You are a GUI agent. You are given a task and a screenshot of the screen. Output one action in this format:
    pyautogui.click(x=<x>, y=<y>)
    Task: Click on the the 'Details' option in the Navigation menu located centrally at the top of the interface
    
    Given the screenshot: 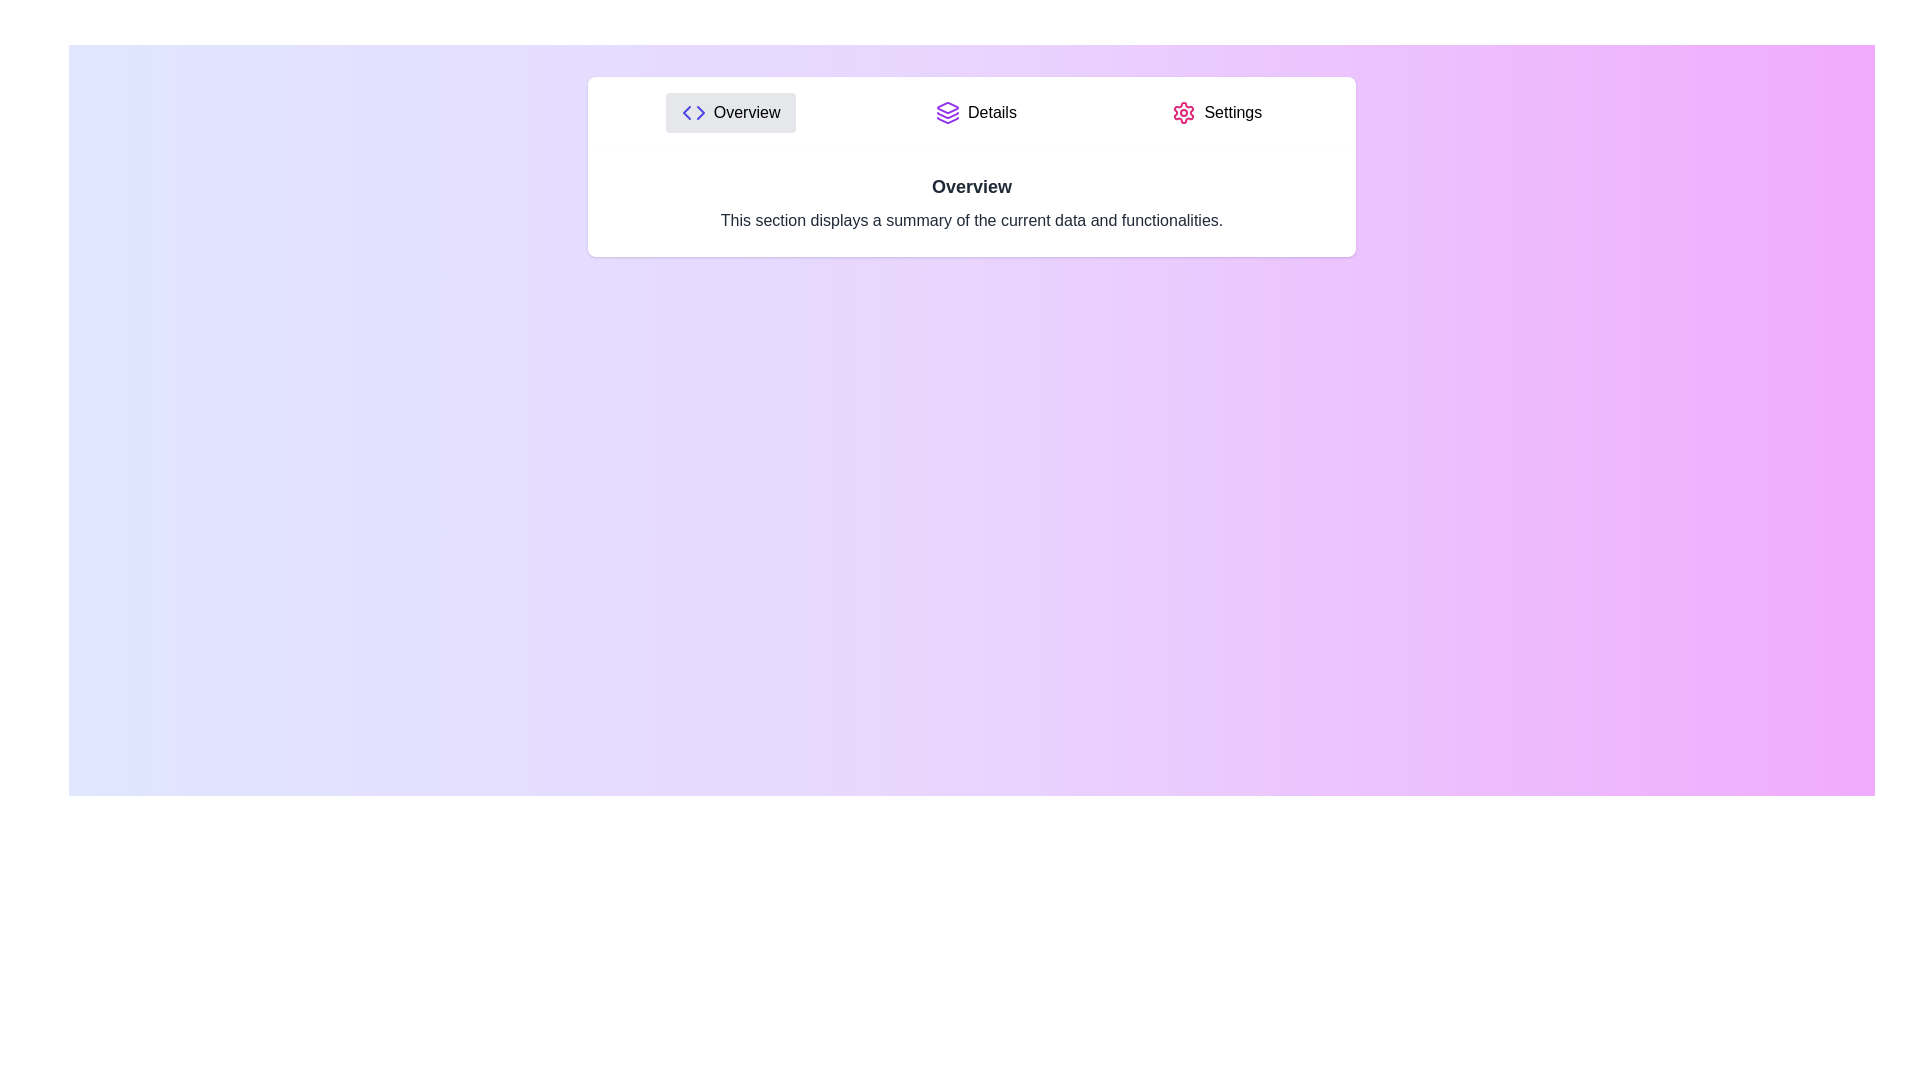 What is the action you would take?
    pyautogui.click(x=971, y=112)
    